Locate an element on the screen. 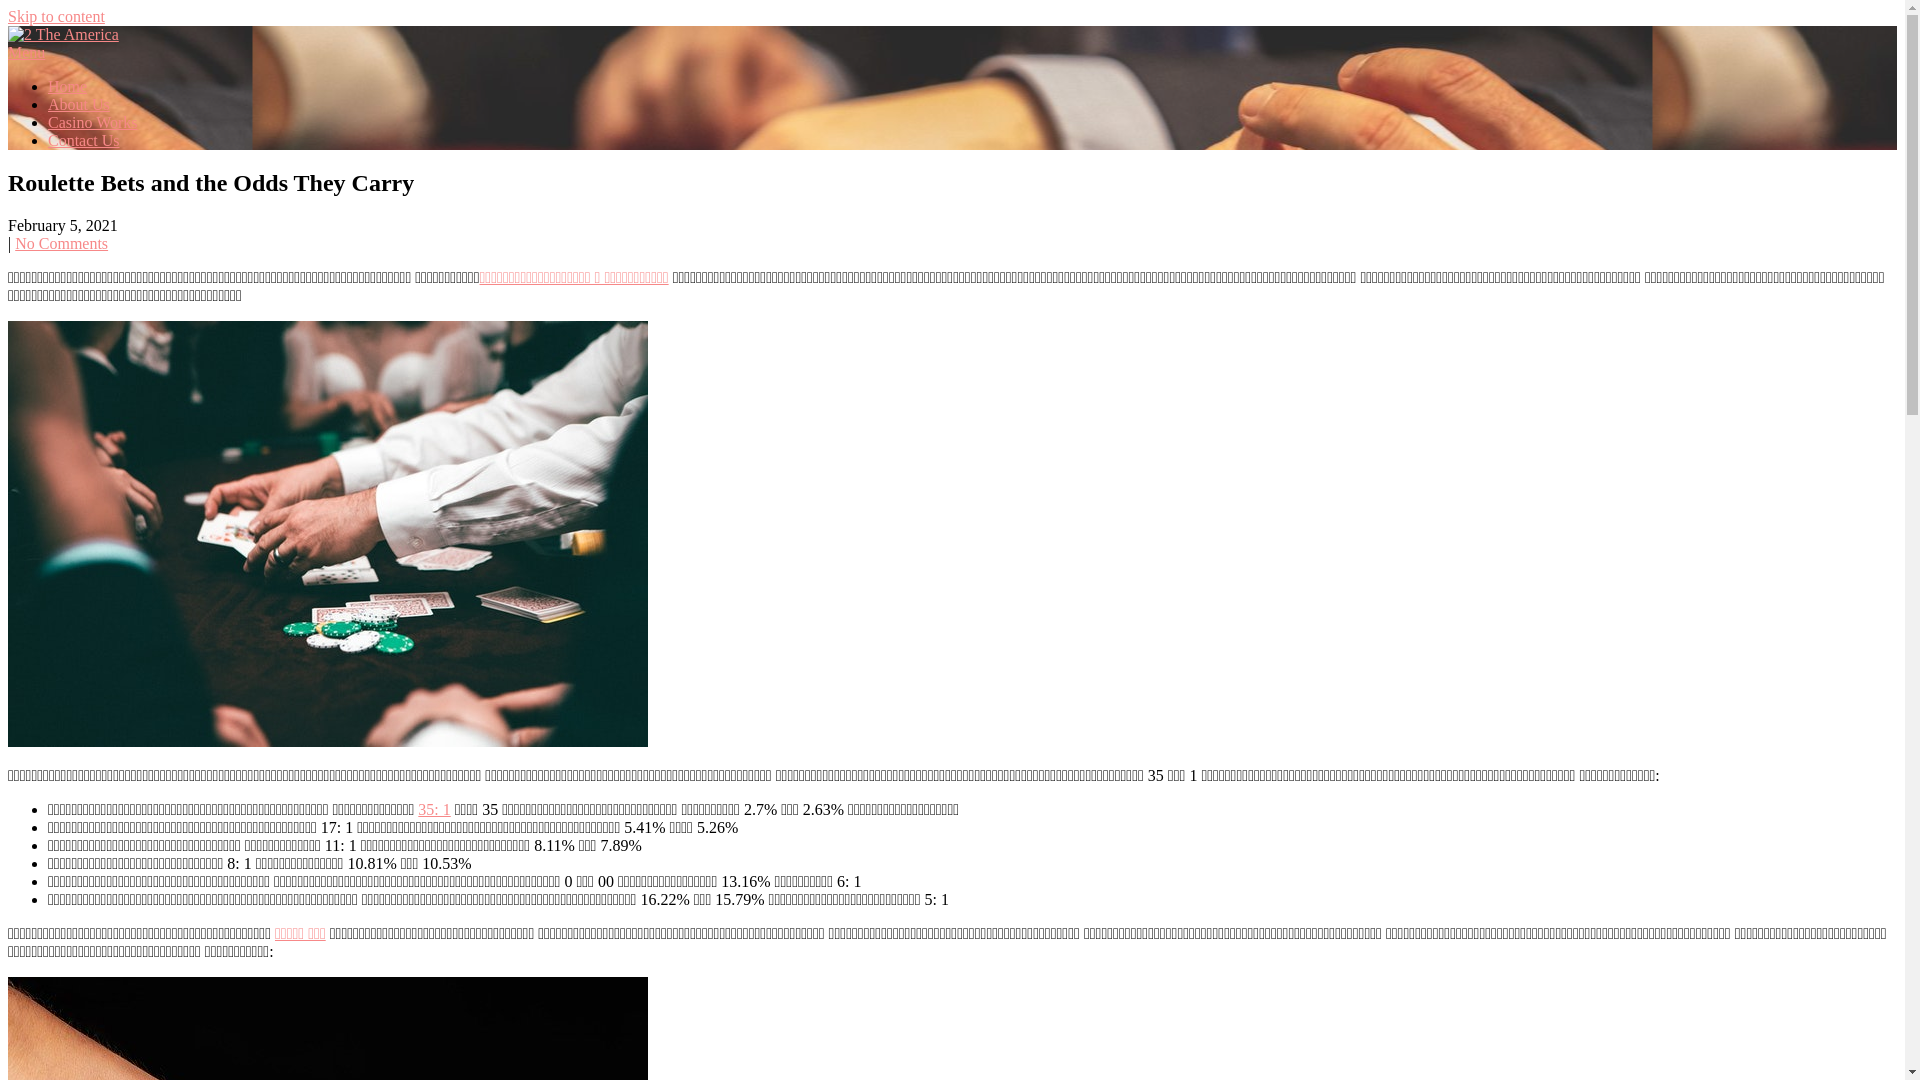 The width and height of the screenshot is (1920, 1080). 'Menu' is located at coordinates (26, 51).